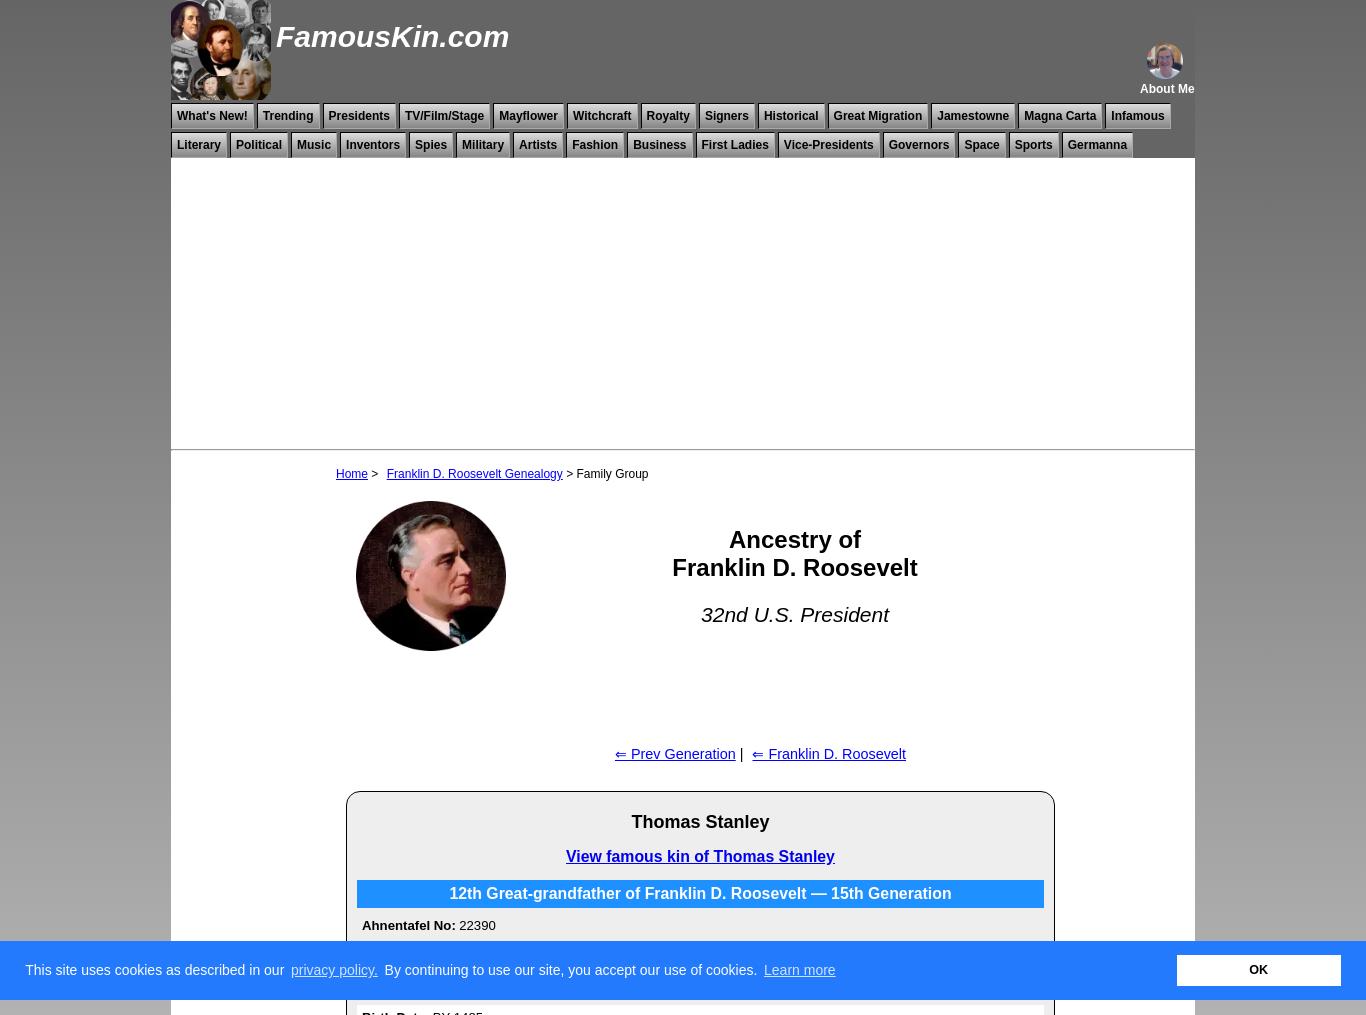 The width and height of the screenshot is (1366, 1015). What do you see at coordinates (741, 753) in the screenshot?
I see `'|'` at bounding box center [741, 753].